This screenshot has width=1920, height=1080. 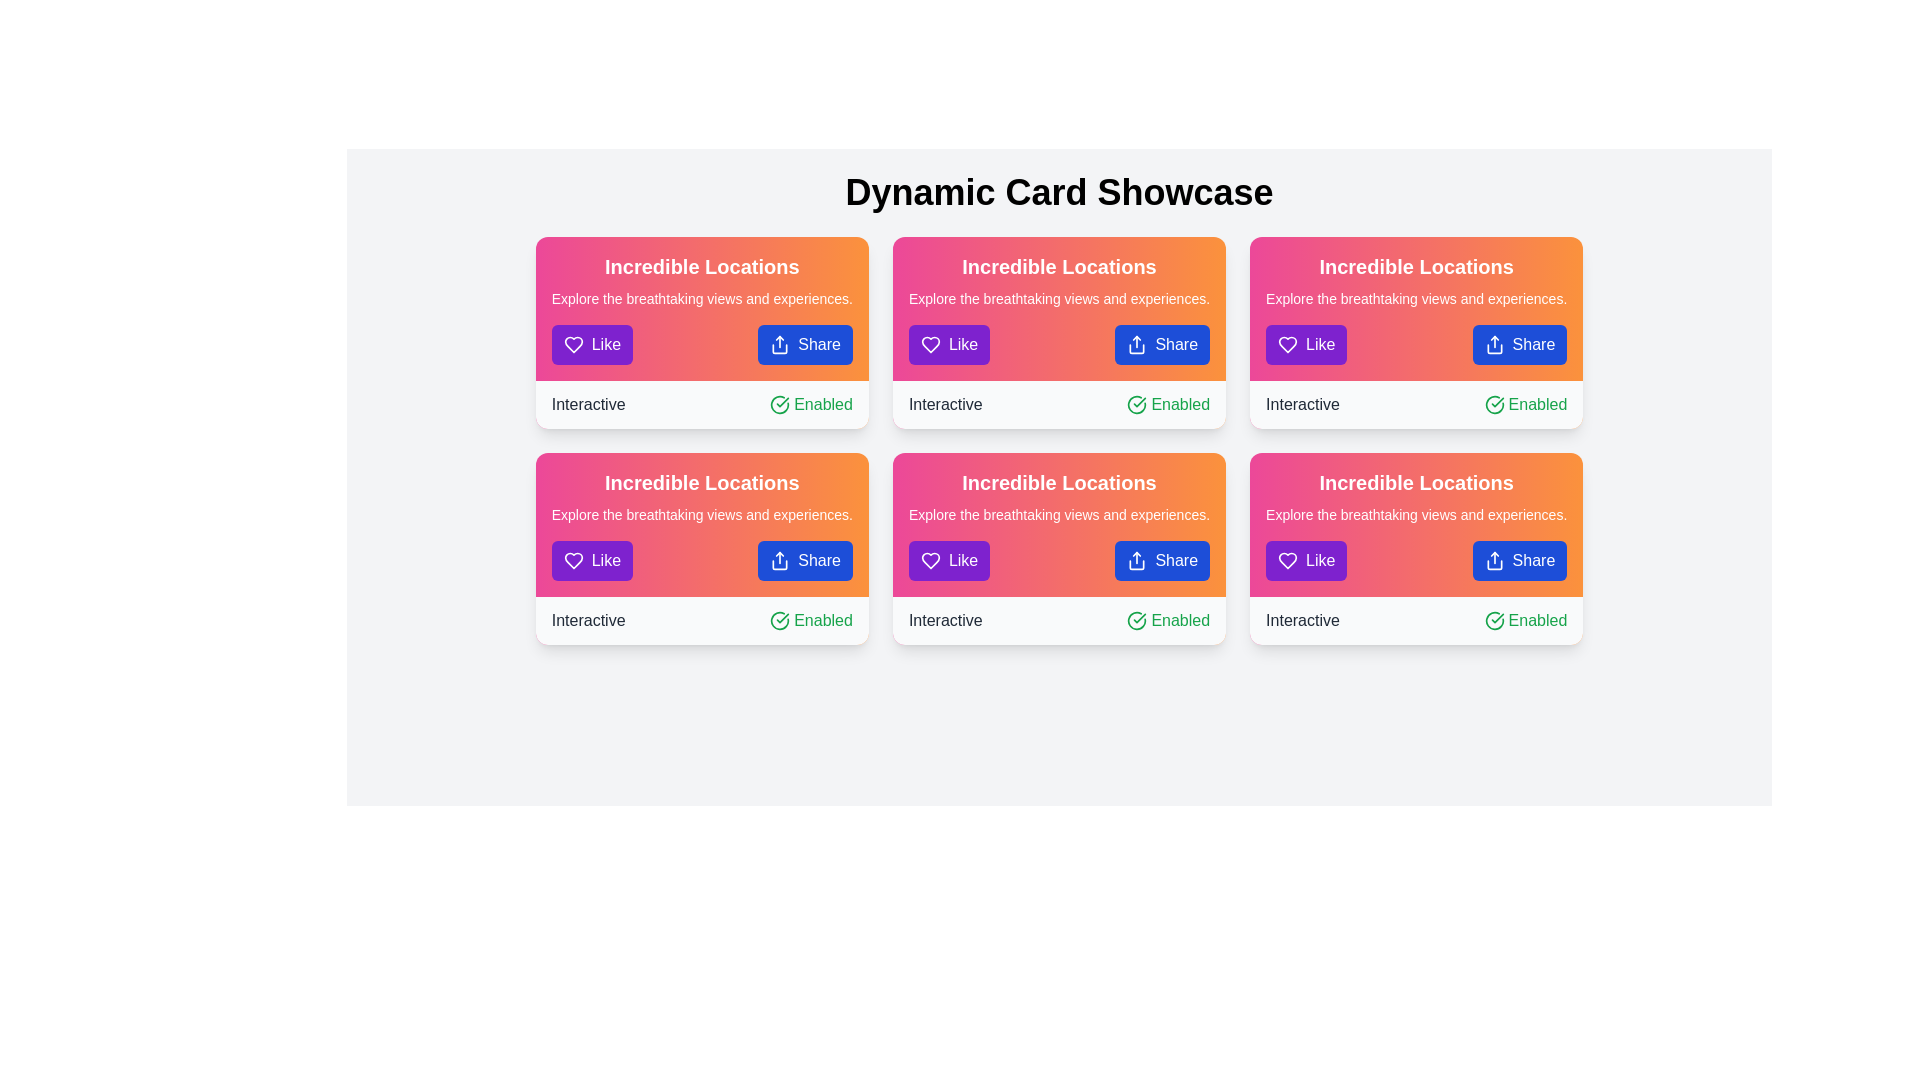 I want to click on the 'Like' icon located to the left of the 'Like' text within the button at the lower left section of the card layout, so click(x=1287, y=343).